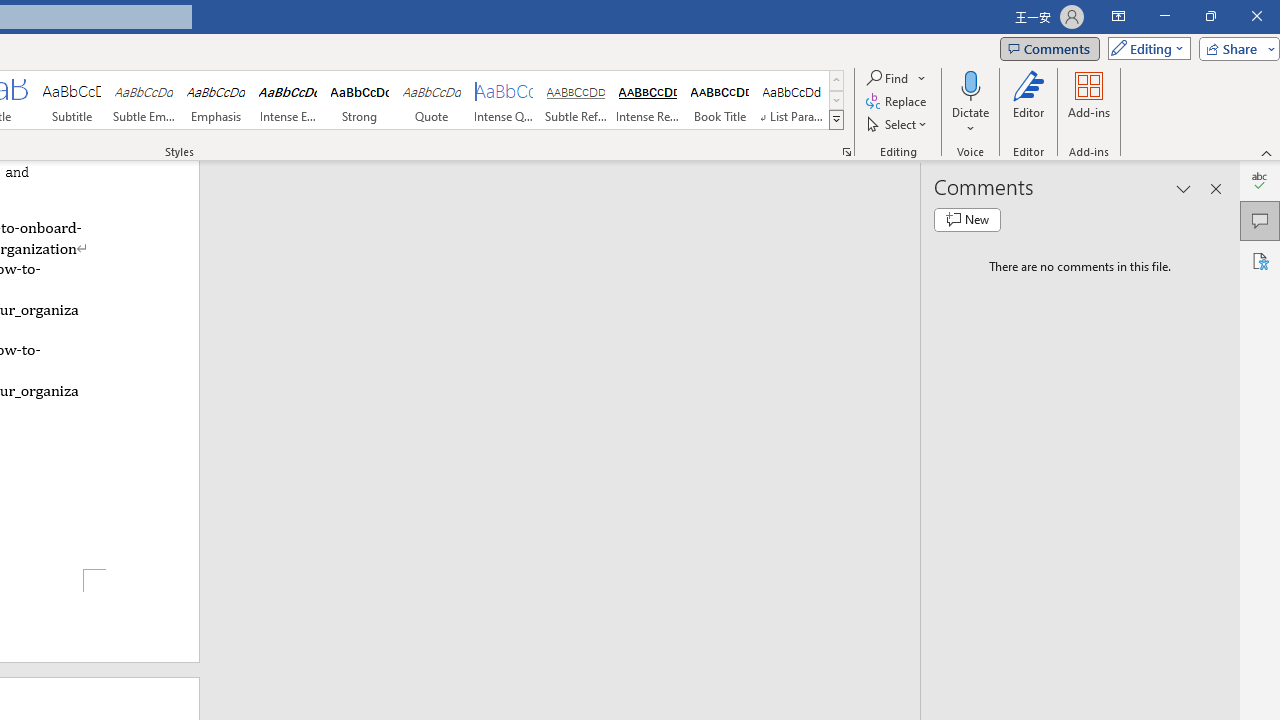  I want to click on 'Row up', so click(836, 79).